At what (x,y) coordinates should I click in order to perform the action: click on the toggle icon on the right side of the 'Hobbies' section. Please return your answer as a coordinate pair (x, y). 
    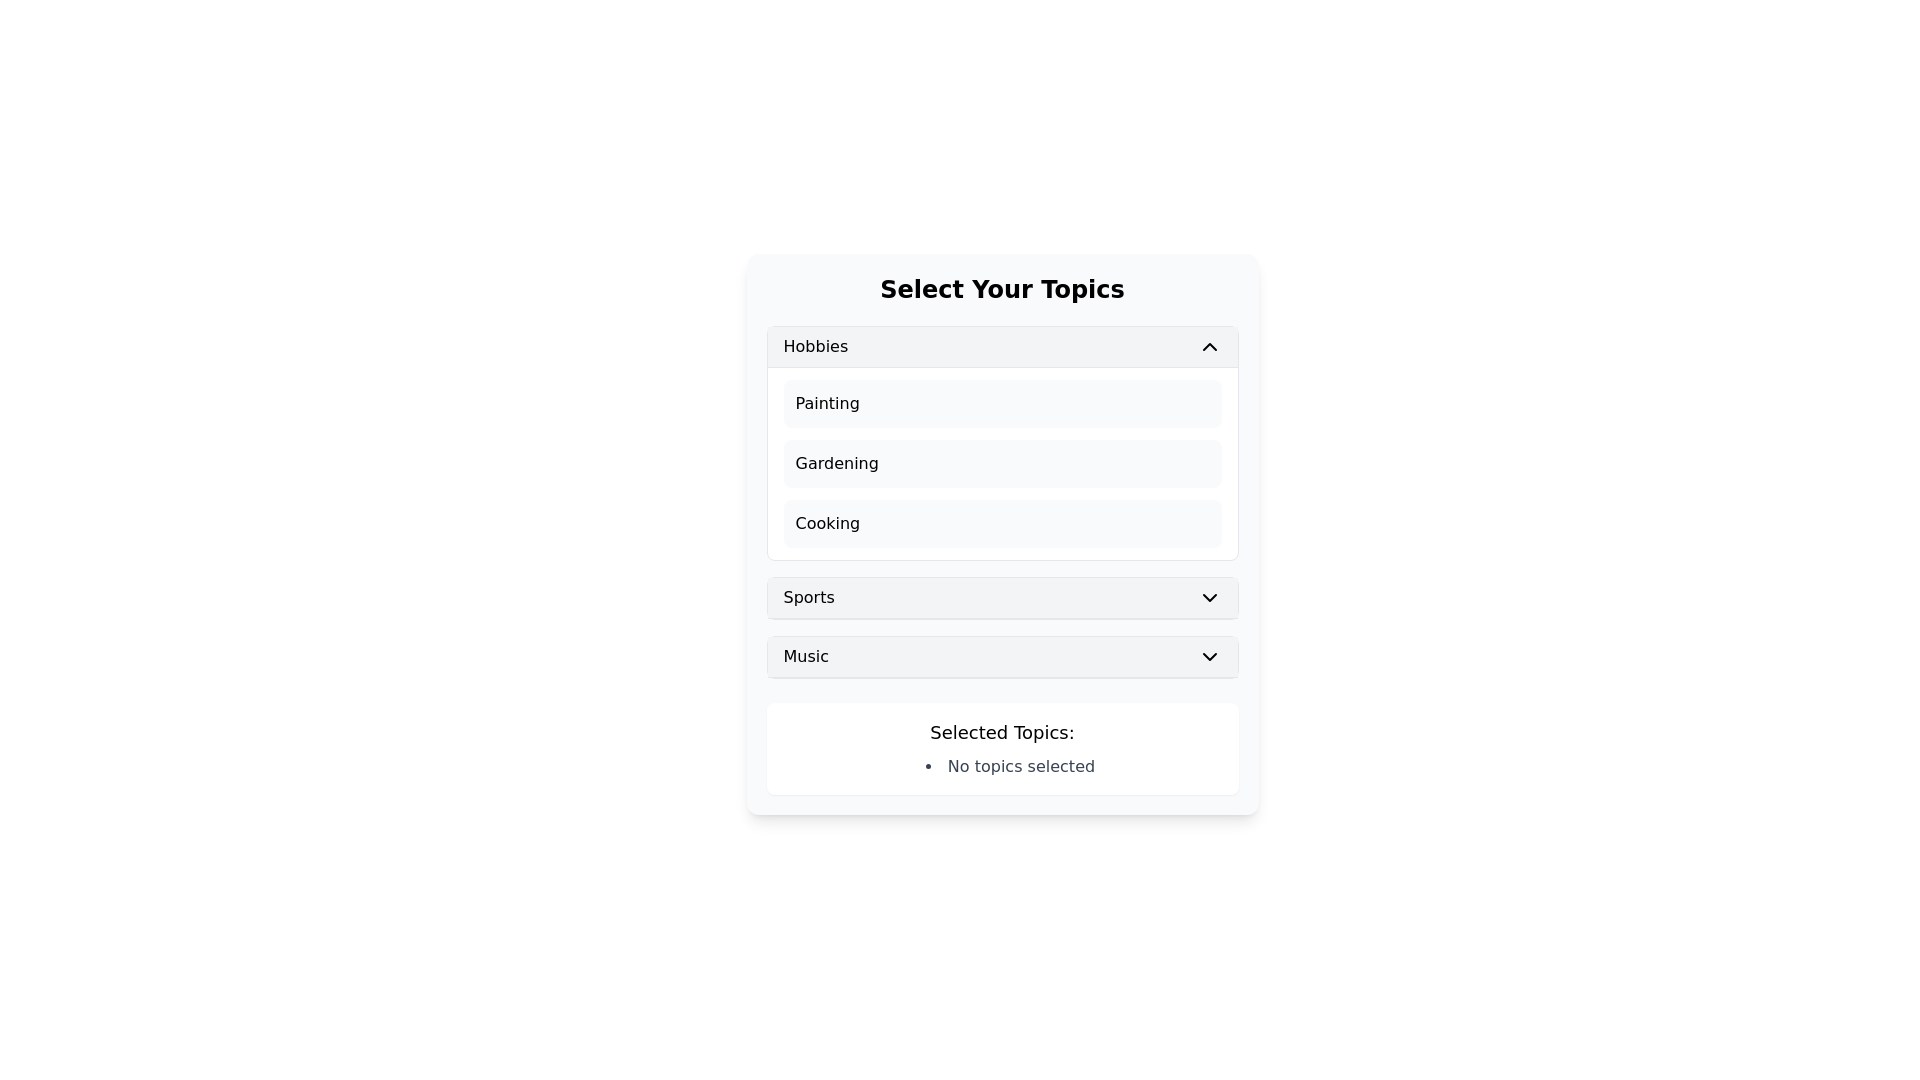
    Looking at the image, I should click on (1208, 346).